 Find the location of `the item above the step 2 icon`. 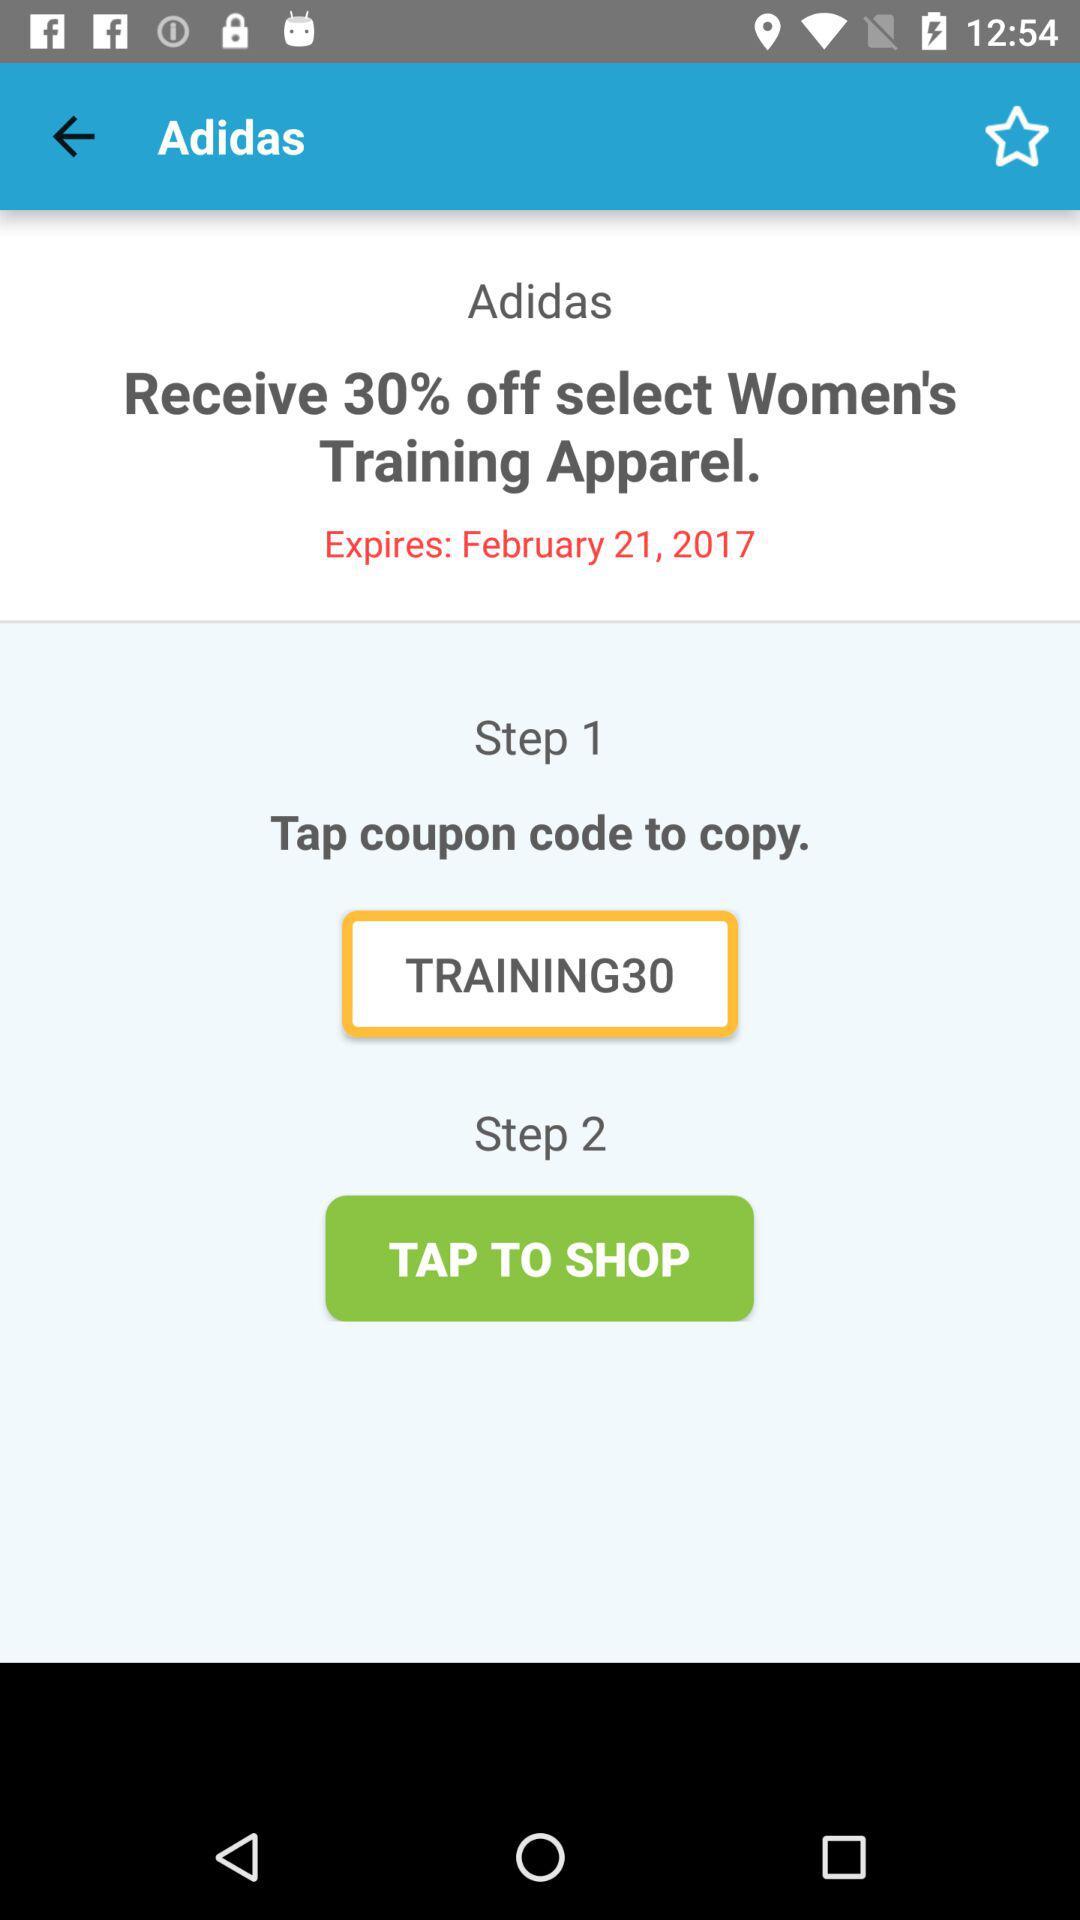

the item above the step 2 icon is located at coordinates (540, 973).